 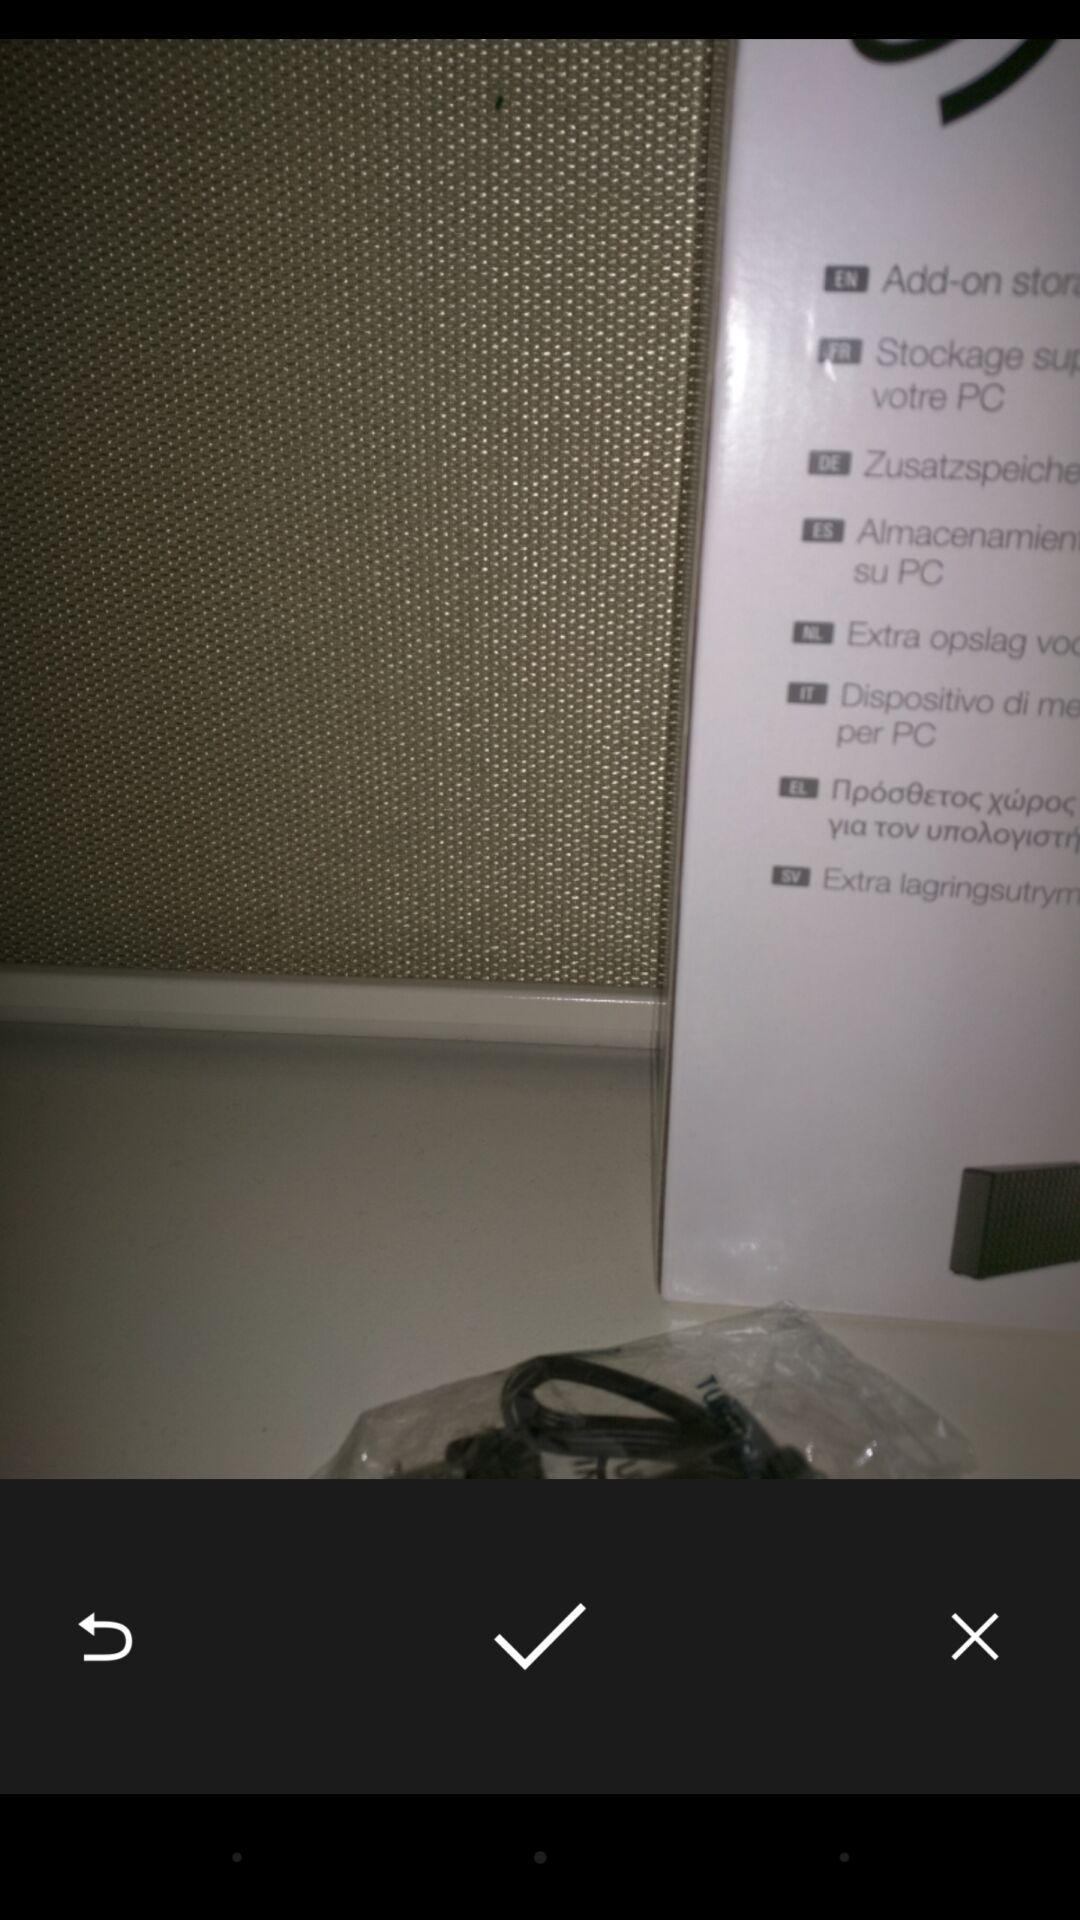 What do you see at coordinates (104, 1636) in the screenshot?
I see `icon at the bottom left corner` at bounding box center [104, 1636].